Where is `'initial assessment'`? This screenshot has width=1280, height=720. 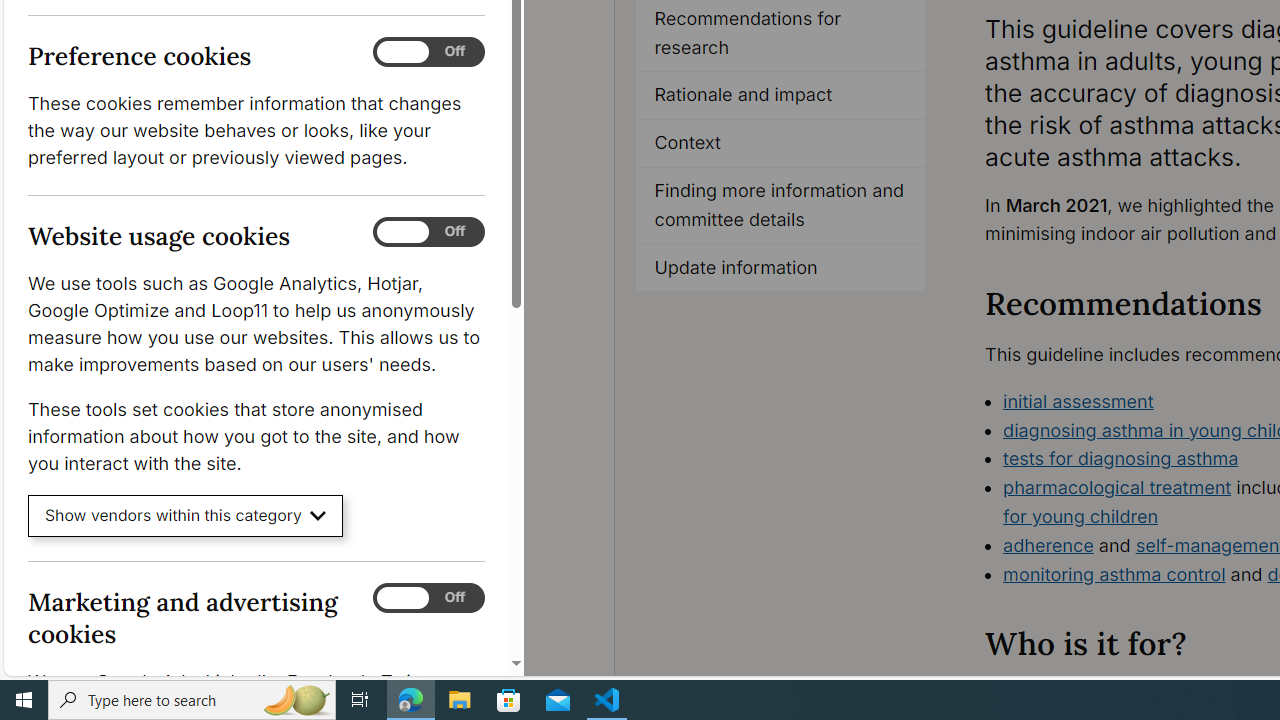 'initial assessment' is located at coordinates (1078, 401).